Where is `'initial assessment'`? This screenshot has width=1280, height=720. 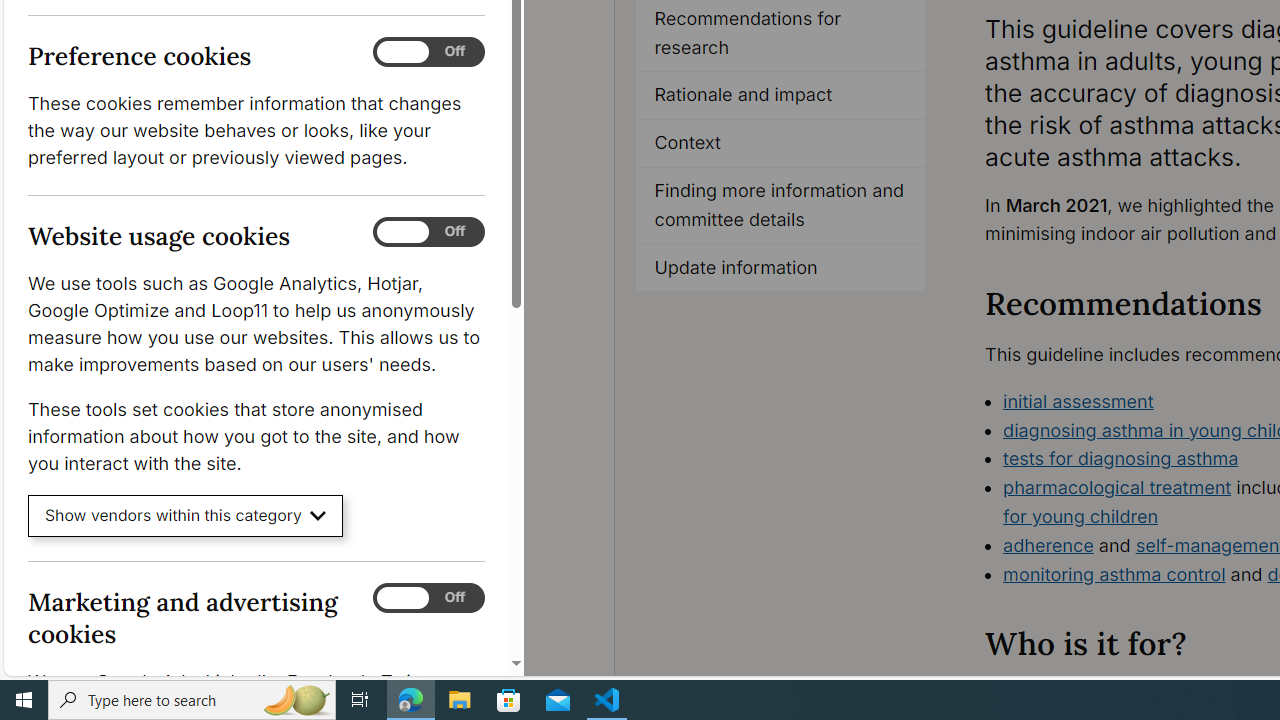 'initial assessment' is located at coordinates (1078, 401).